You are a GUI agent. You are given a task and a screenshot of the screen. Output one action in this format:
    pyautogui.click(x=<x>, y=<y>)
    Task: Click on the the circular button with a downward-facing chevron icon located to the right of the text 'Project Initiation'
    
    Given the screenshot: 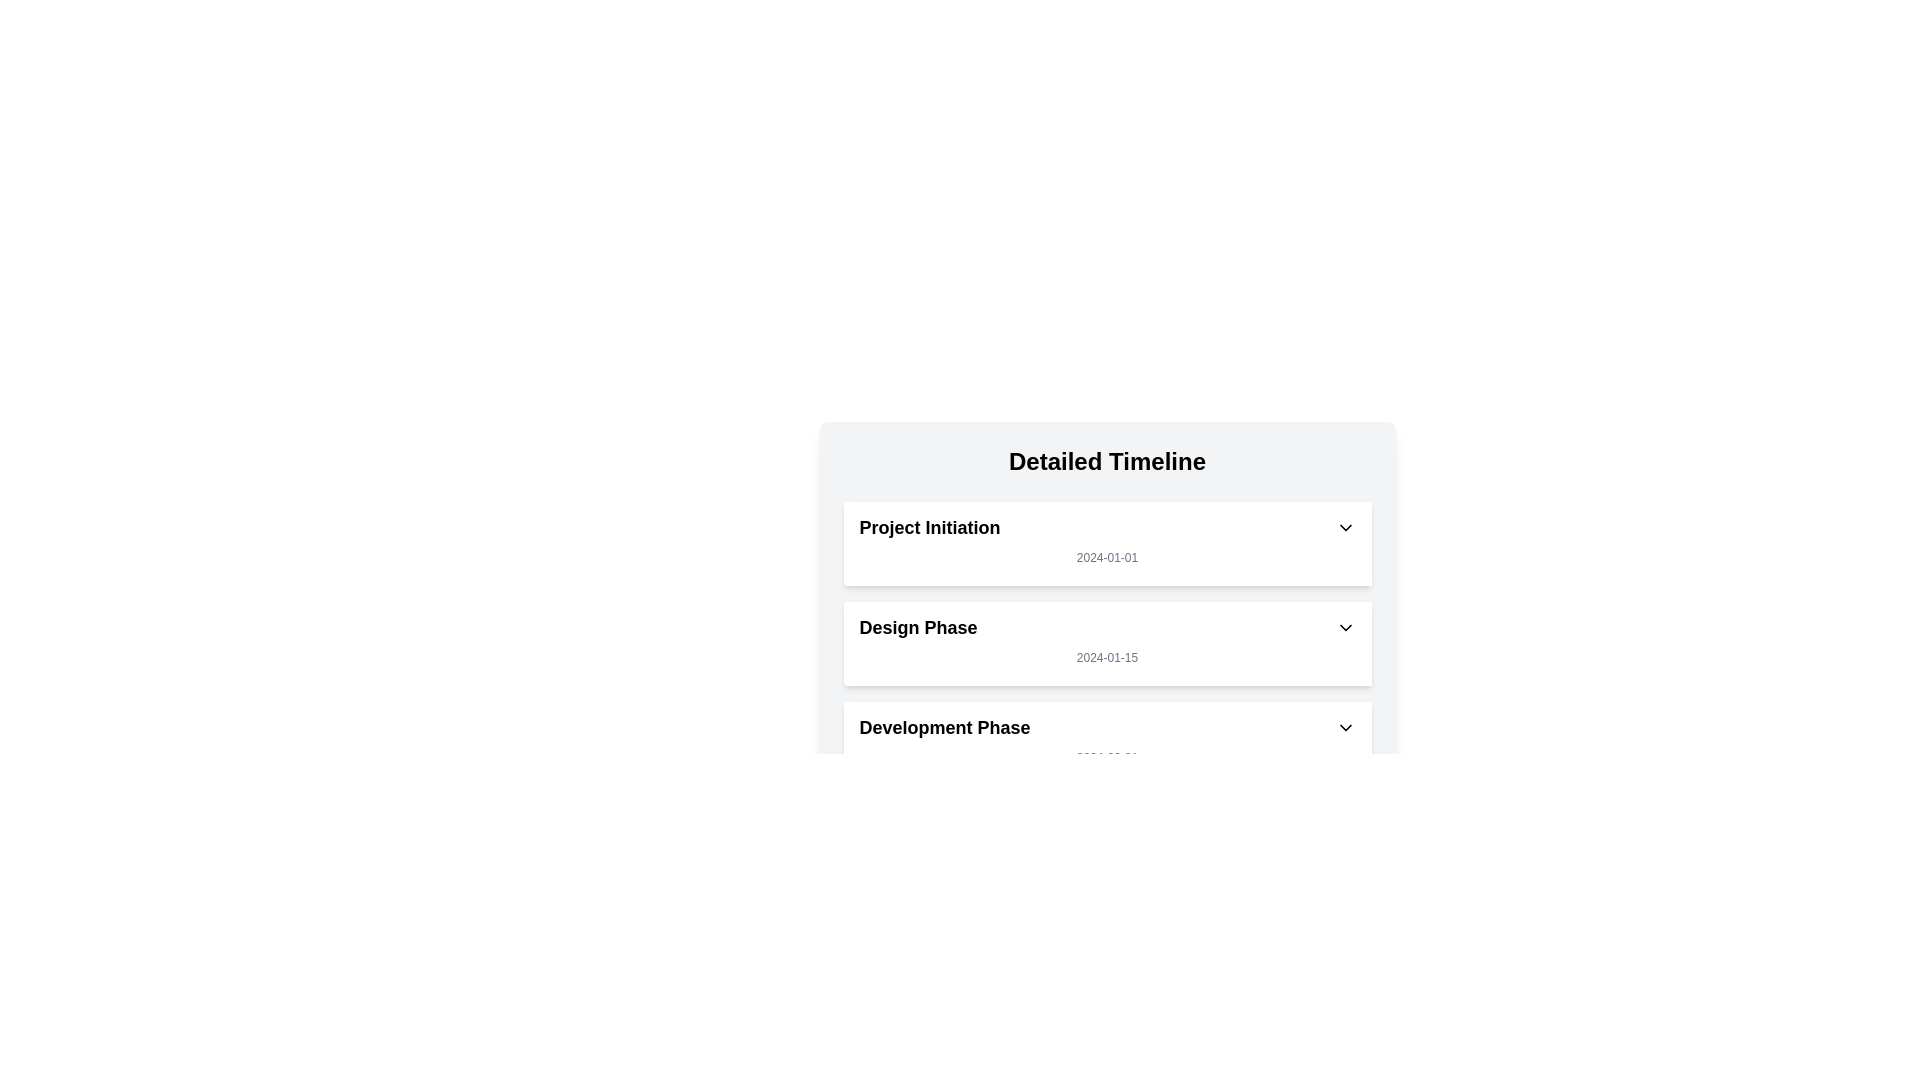 What is the action you would take?
    pyautogui.click(x=1345, y=527)
    